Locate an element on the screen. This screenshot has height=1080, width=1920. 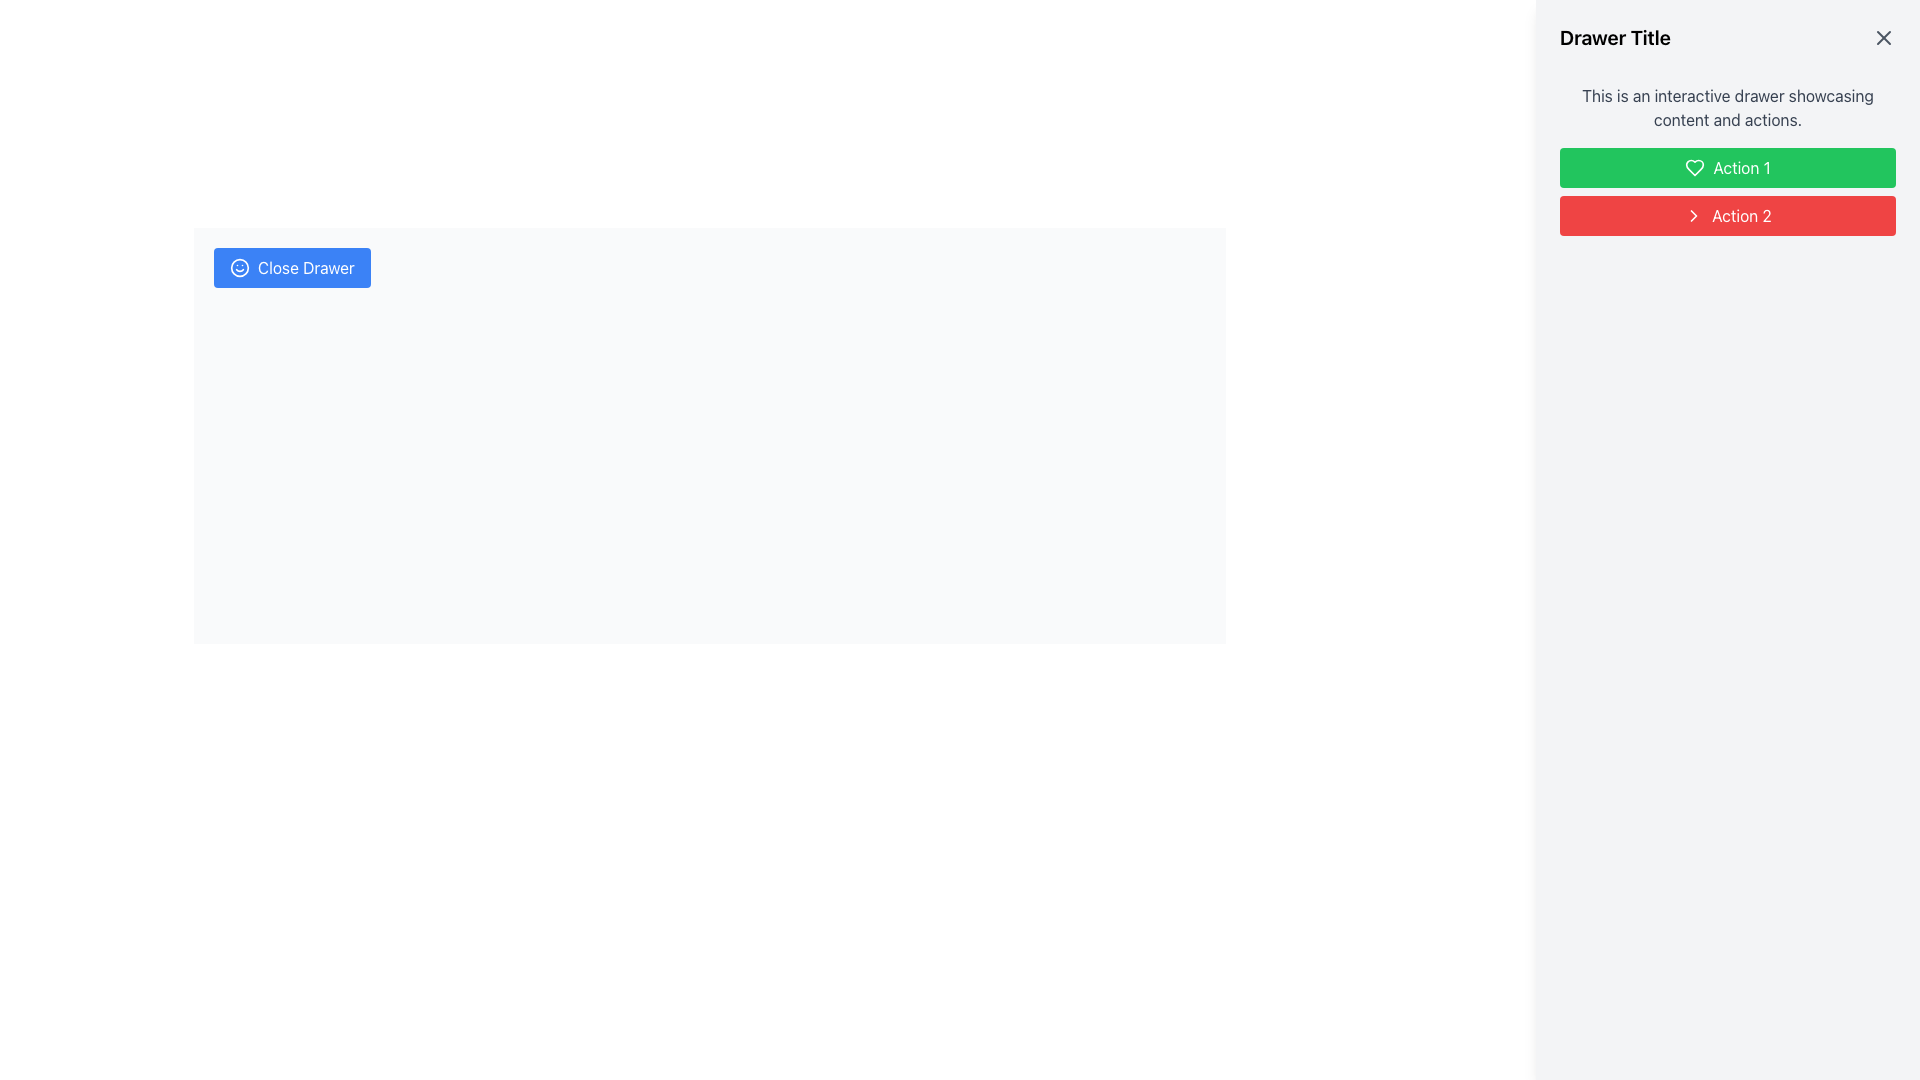
the text label 'Close Drawer' for accessibility tools is located at coordinates (305, 266).